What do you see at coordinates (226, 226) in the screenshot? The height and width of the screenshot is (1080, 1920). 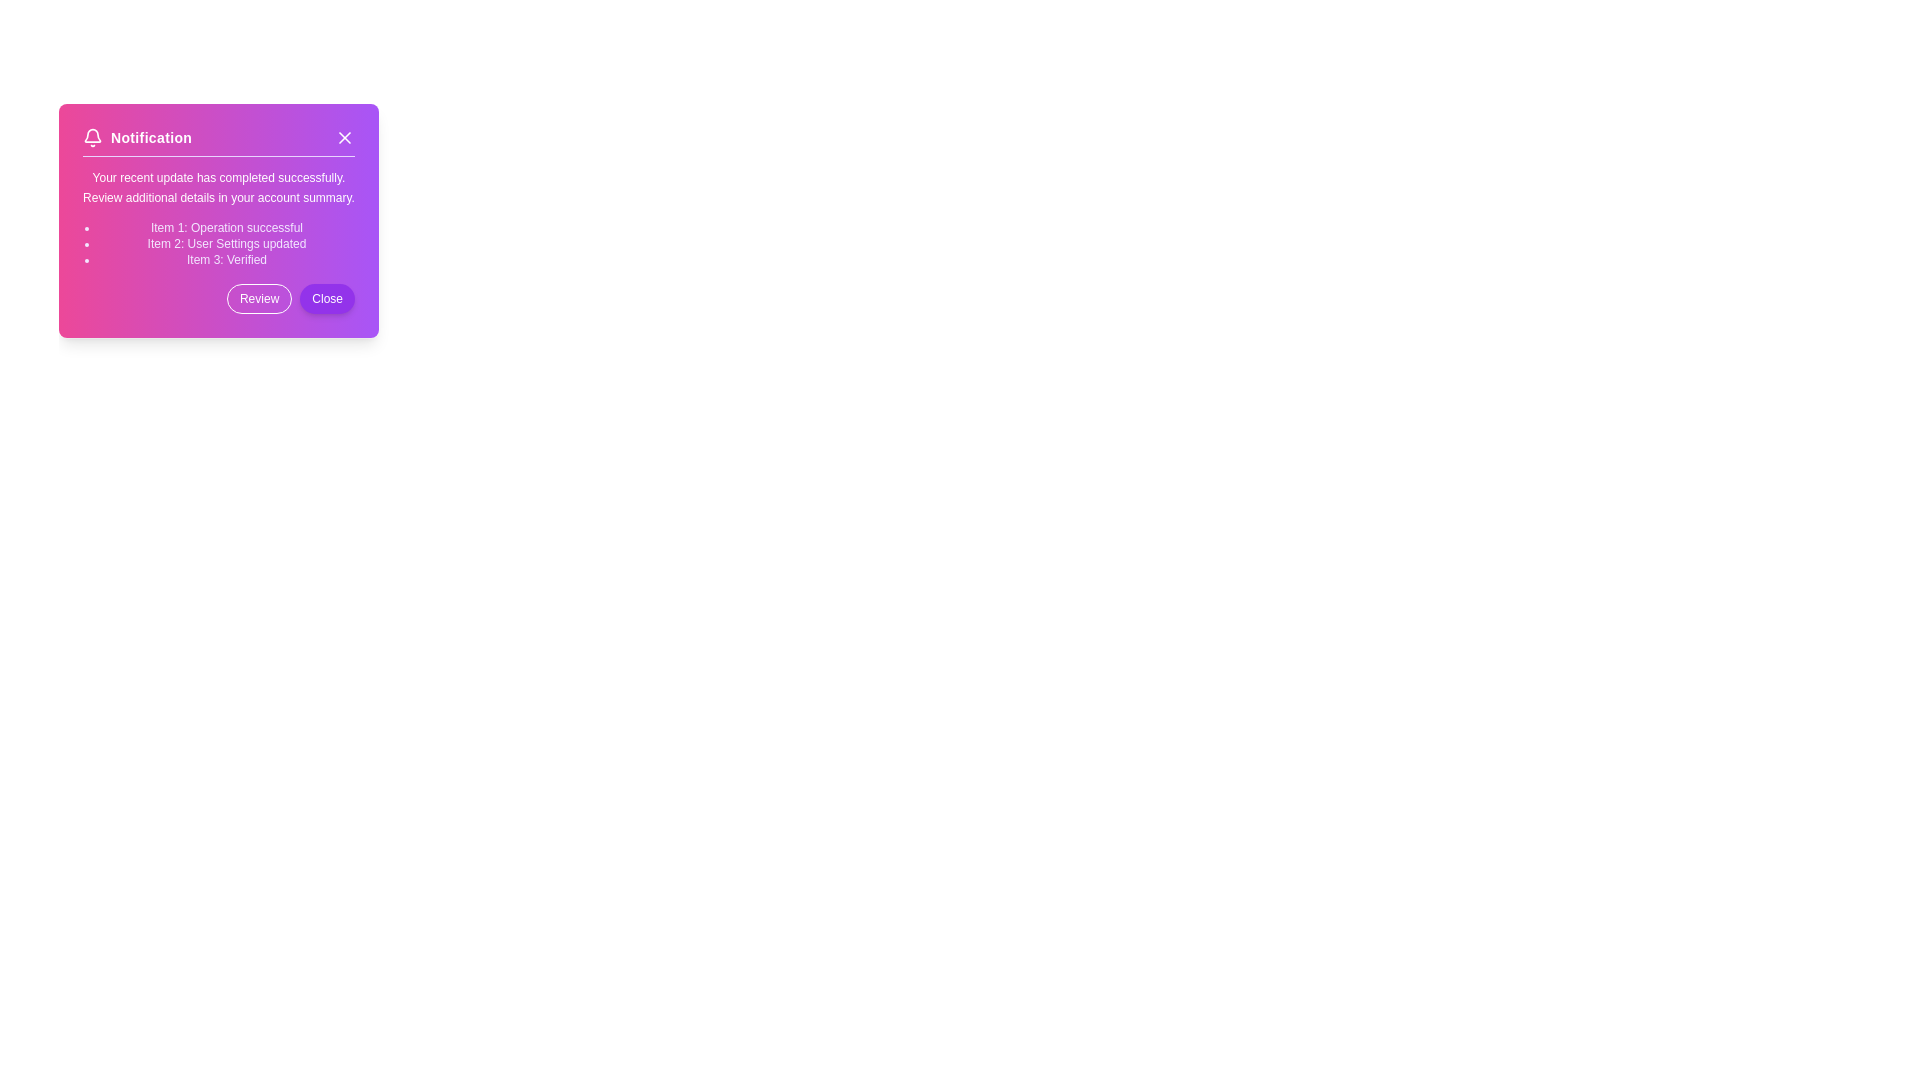 I see `the text snippet that reads 'Item 1: Operation successful' in the notification panel, which is the first item in a bulleted list under the title 'Notification'` at bounding box center [226, 226].